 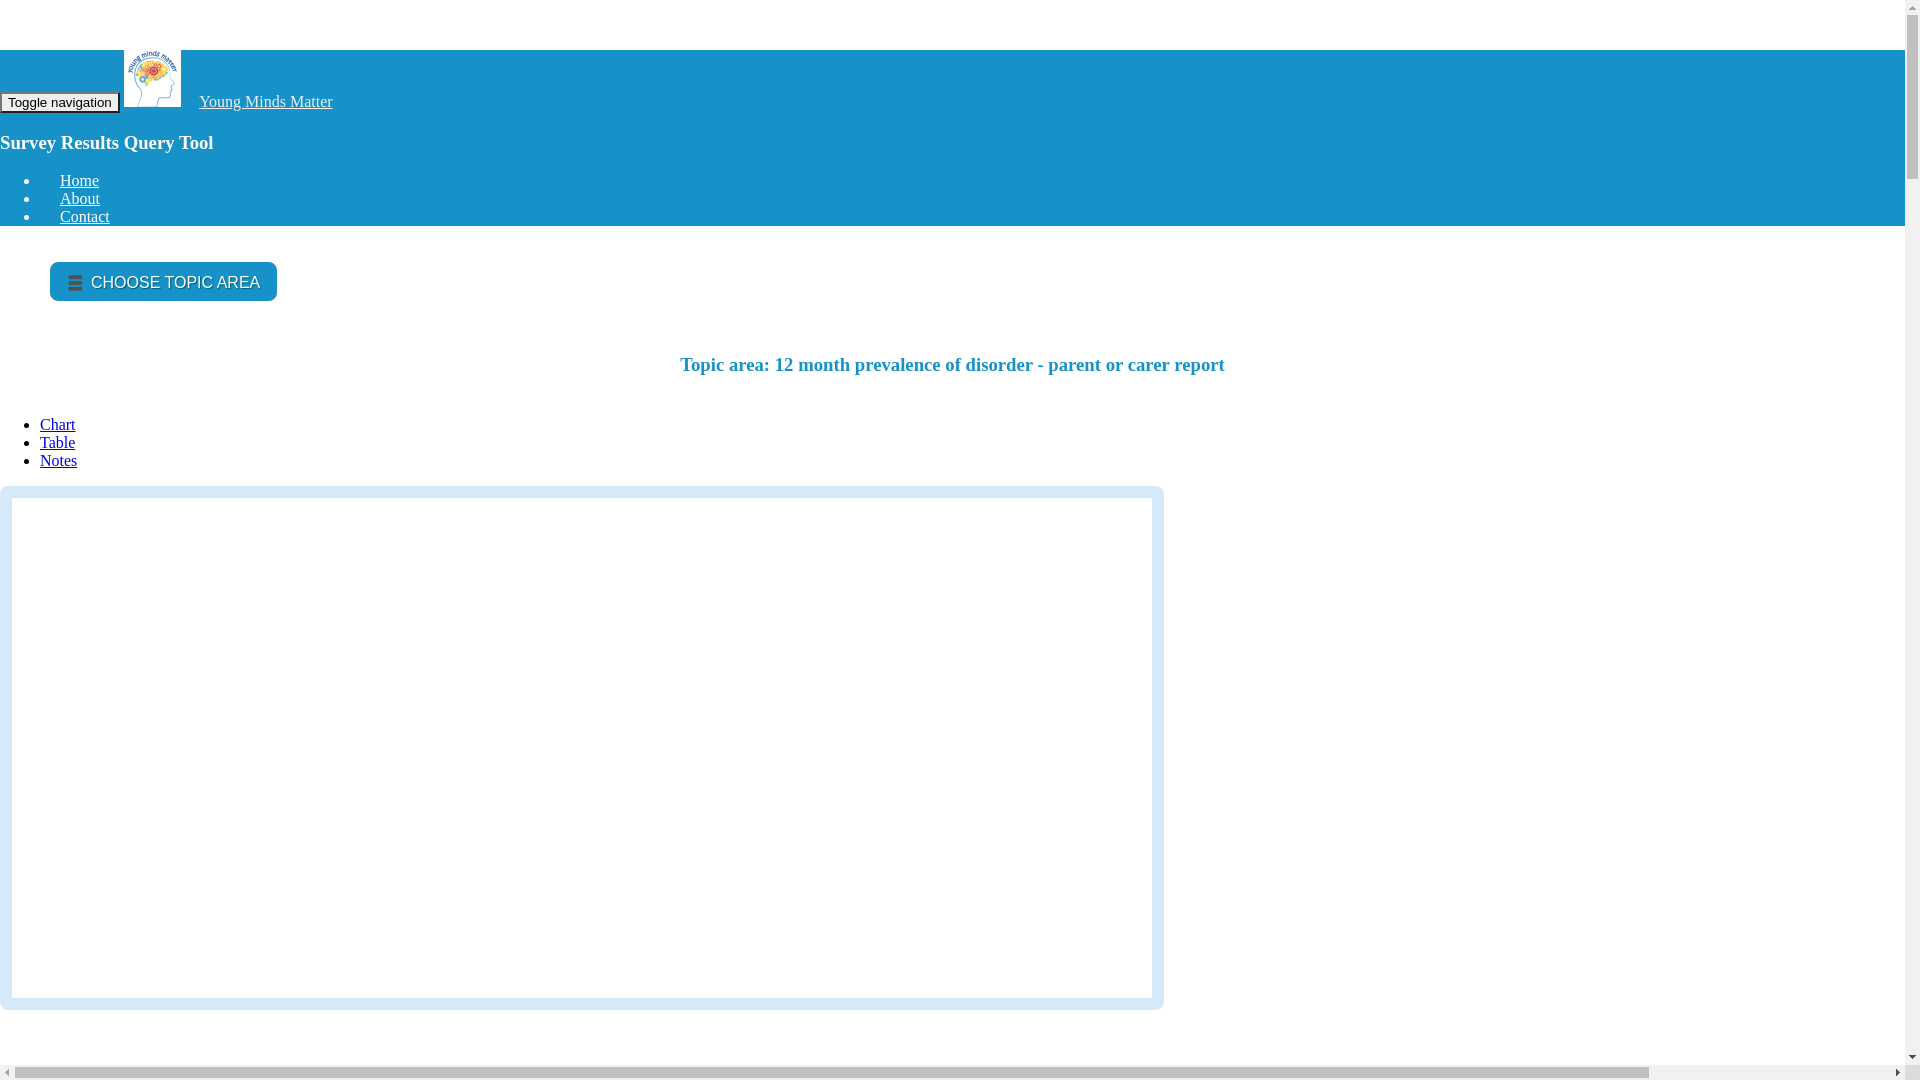 I want to click on 'Table', so click(x=57, y=441).